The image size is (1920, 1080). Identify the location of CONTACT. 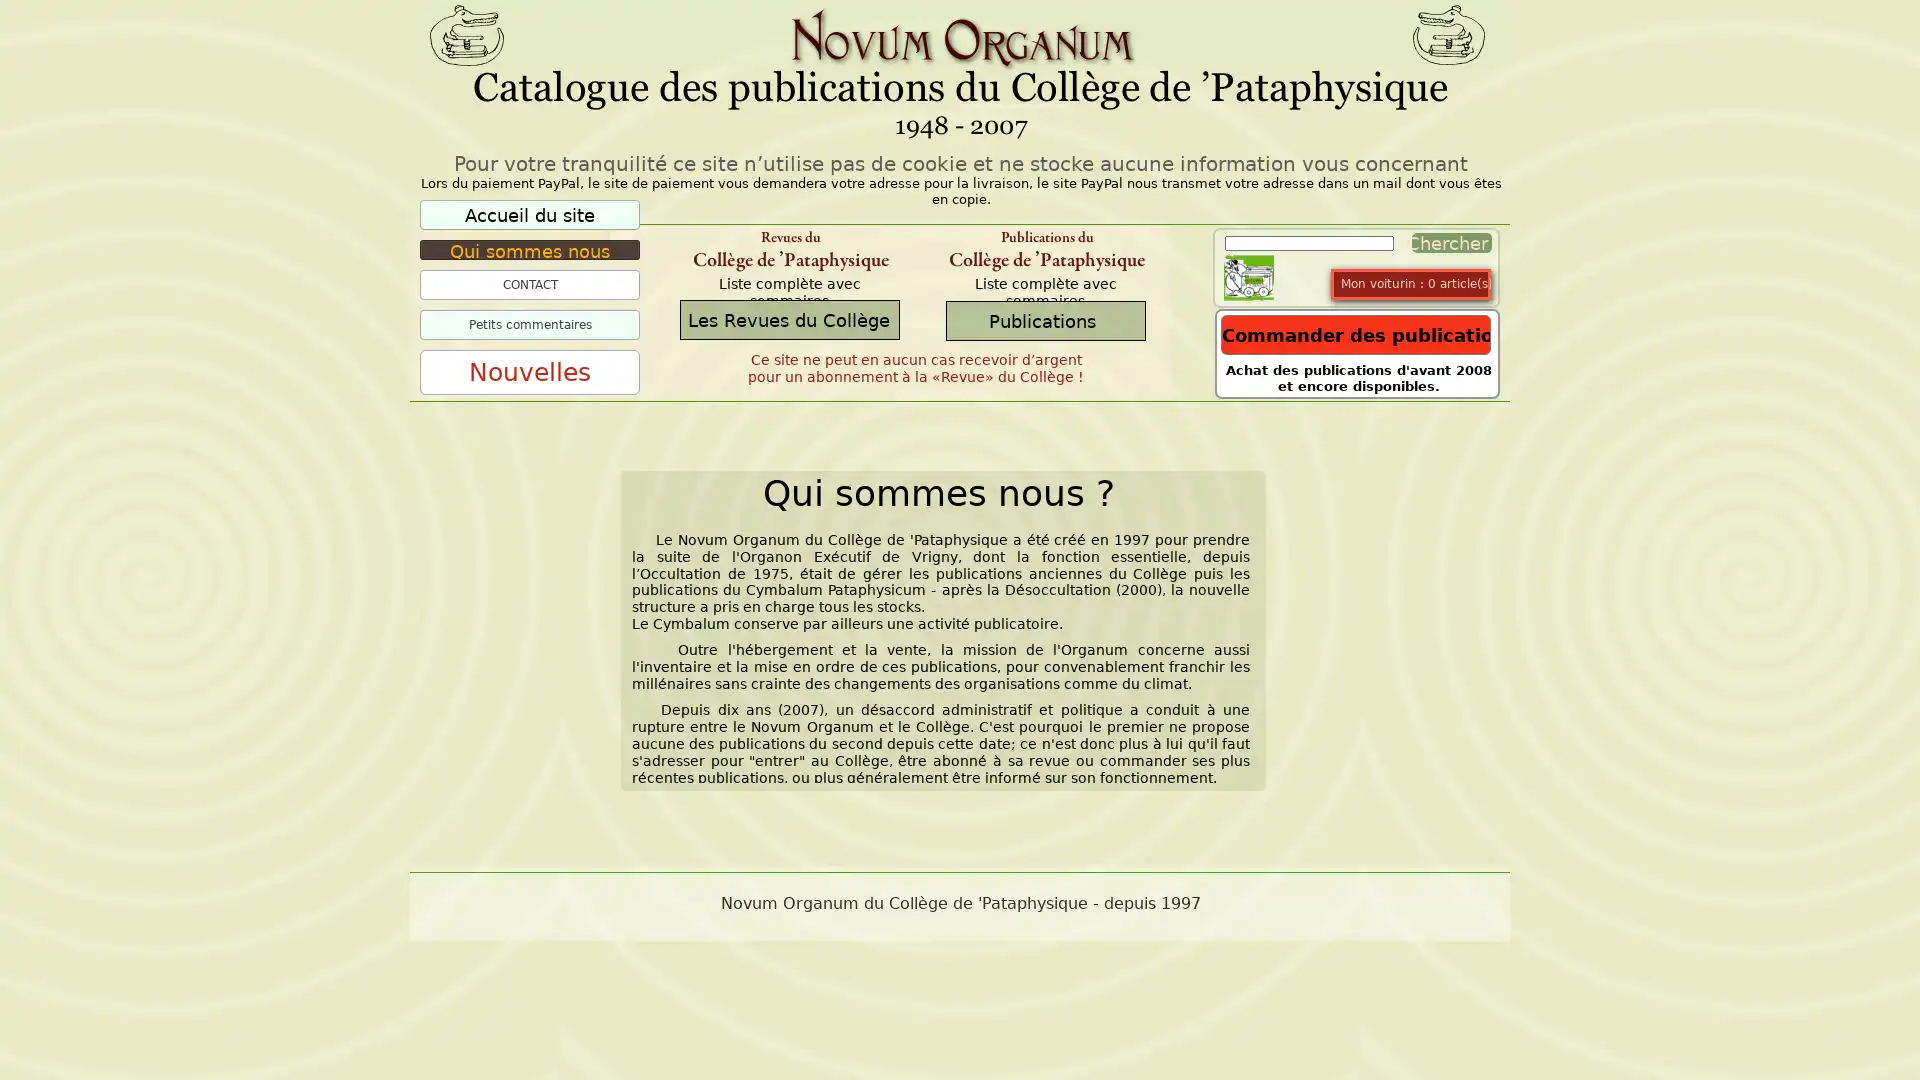
(529, 285).